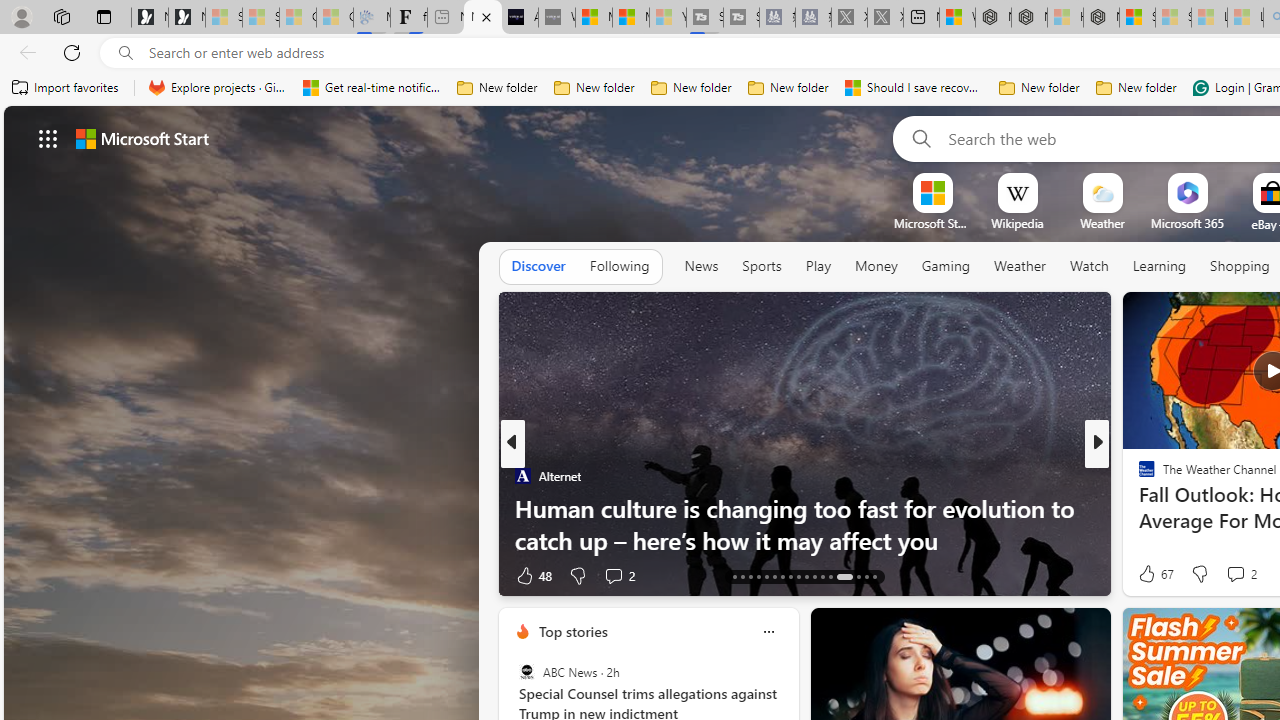 This screenshot has height=720, width=1280. What do you see at coordinates (48, 137) in the screenshot?
I see `'AutomationID: waffle'` at bounding box center [48, 137].